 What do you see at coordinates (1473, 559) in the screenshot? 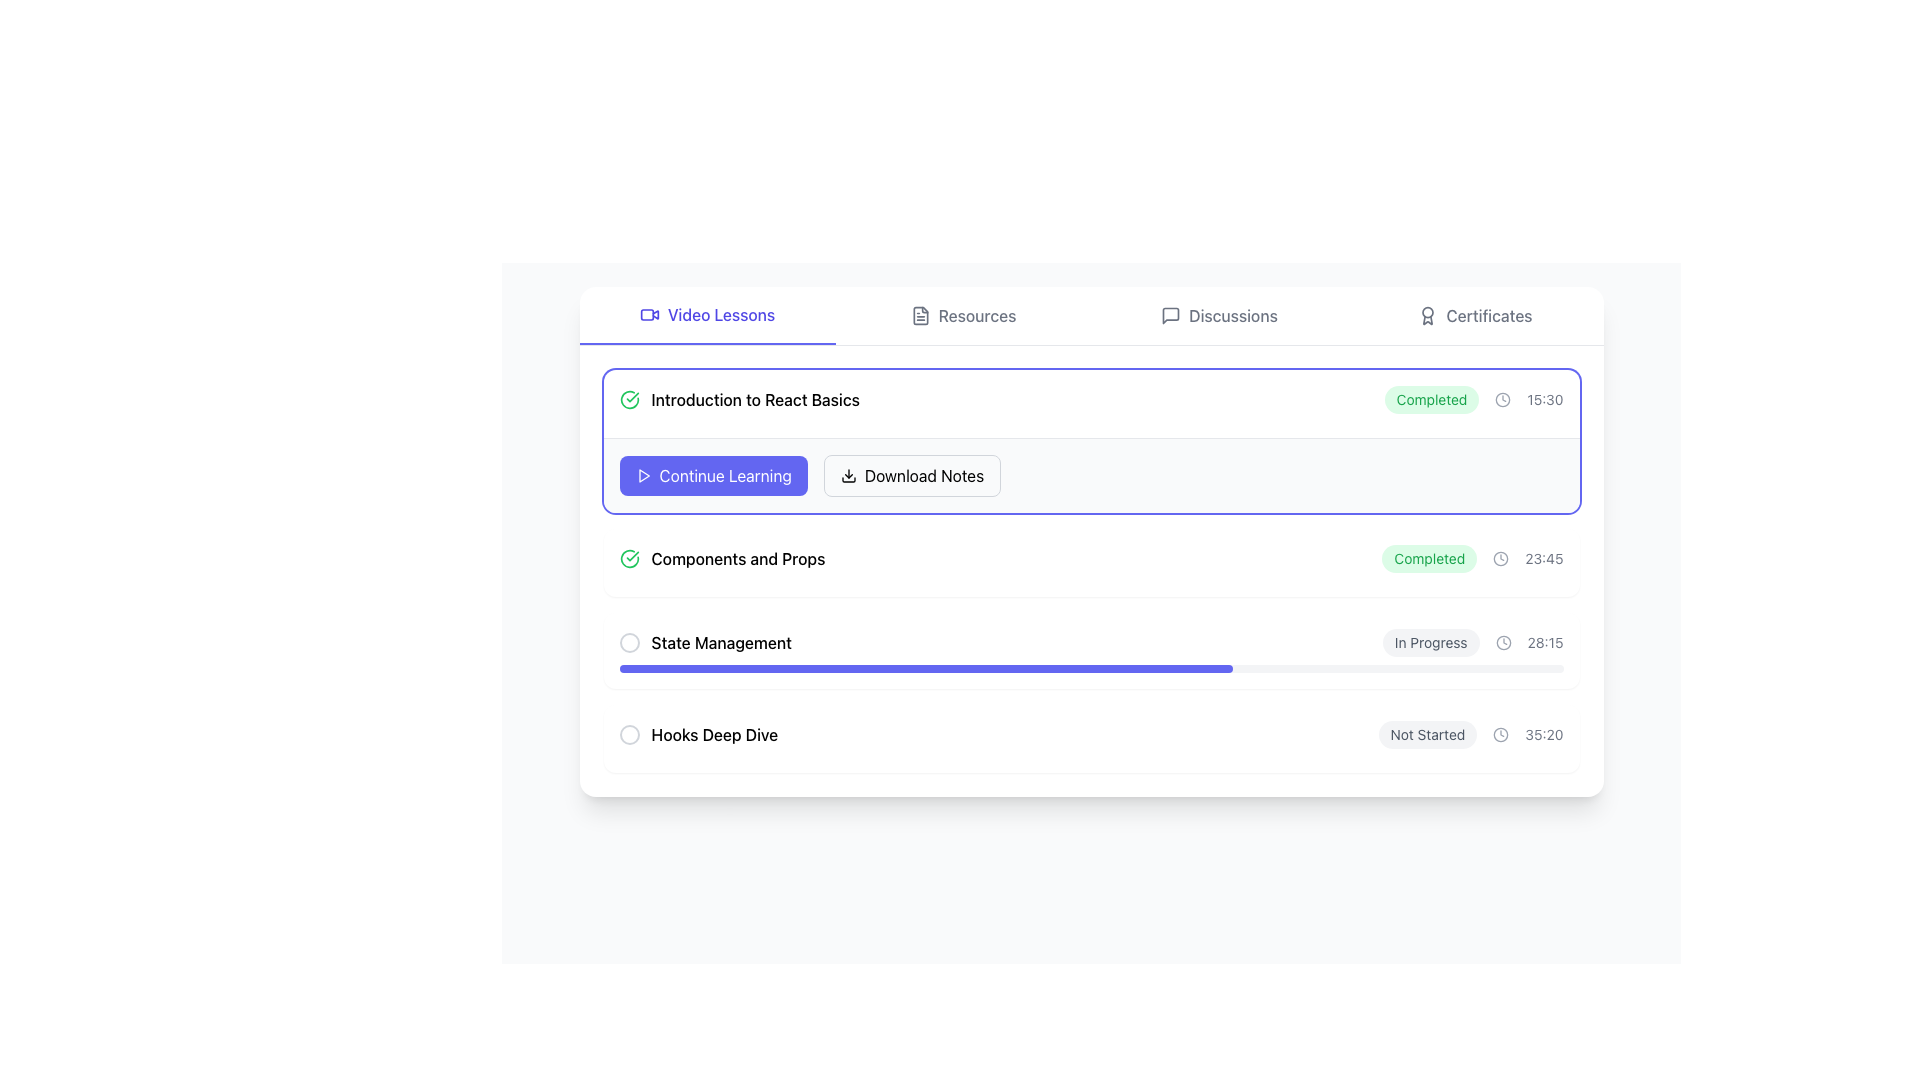
I see `the 'Completed' label element with a green badge and gray clock icon located in the 'Components and Props' section, positioned next to the right of the item's title and below the completion elements of 'Introduction to React Basics'` at bounding box center [1473, 559].